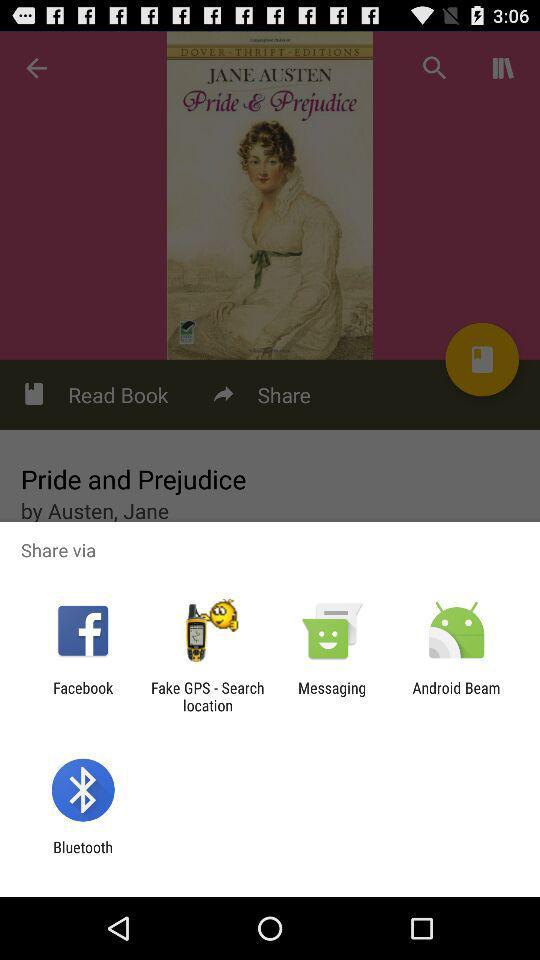 Image resolution: width=540 pixels, height=960 pixels. I want to click on the android beam icon, so click(456, 696).